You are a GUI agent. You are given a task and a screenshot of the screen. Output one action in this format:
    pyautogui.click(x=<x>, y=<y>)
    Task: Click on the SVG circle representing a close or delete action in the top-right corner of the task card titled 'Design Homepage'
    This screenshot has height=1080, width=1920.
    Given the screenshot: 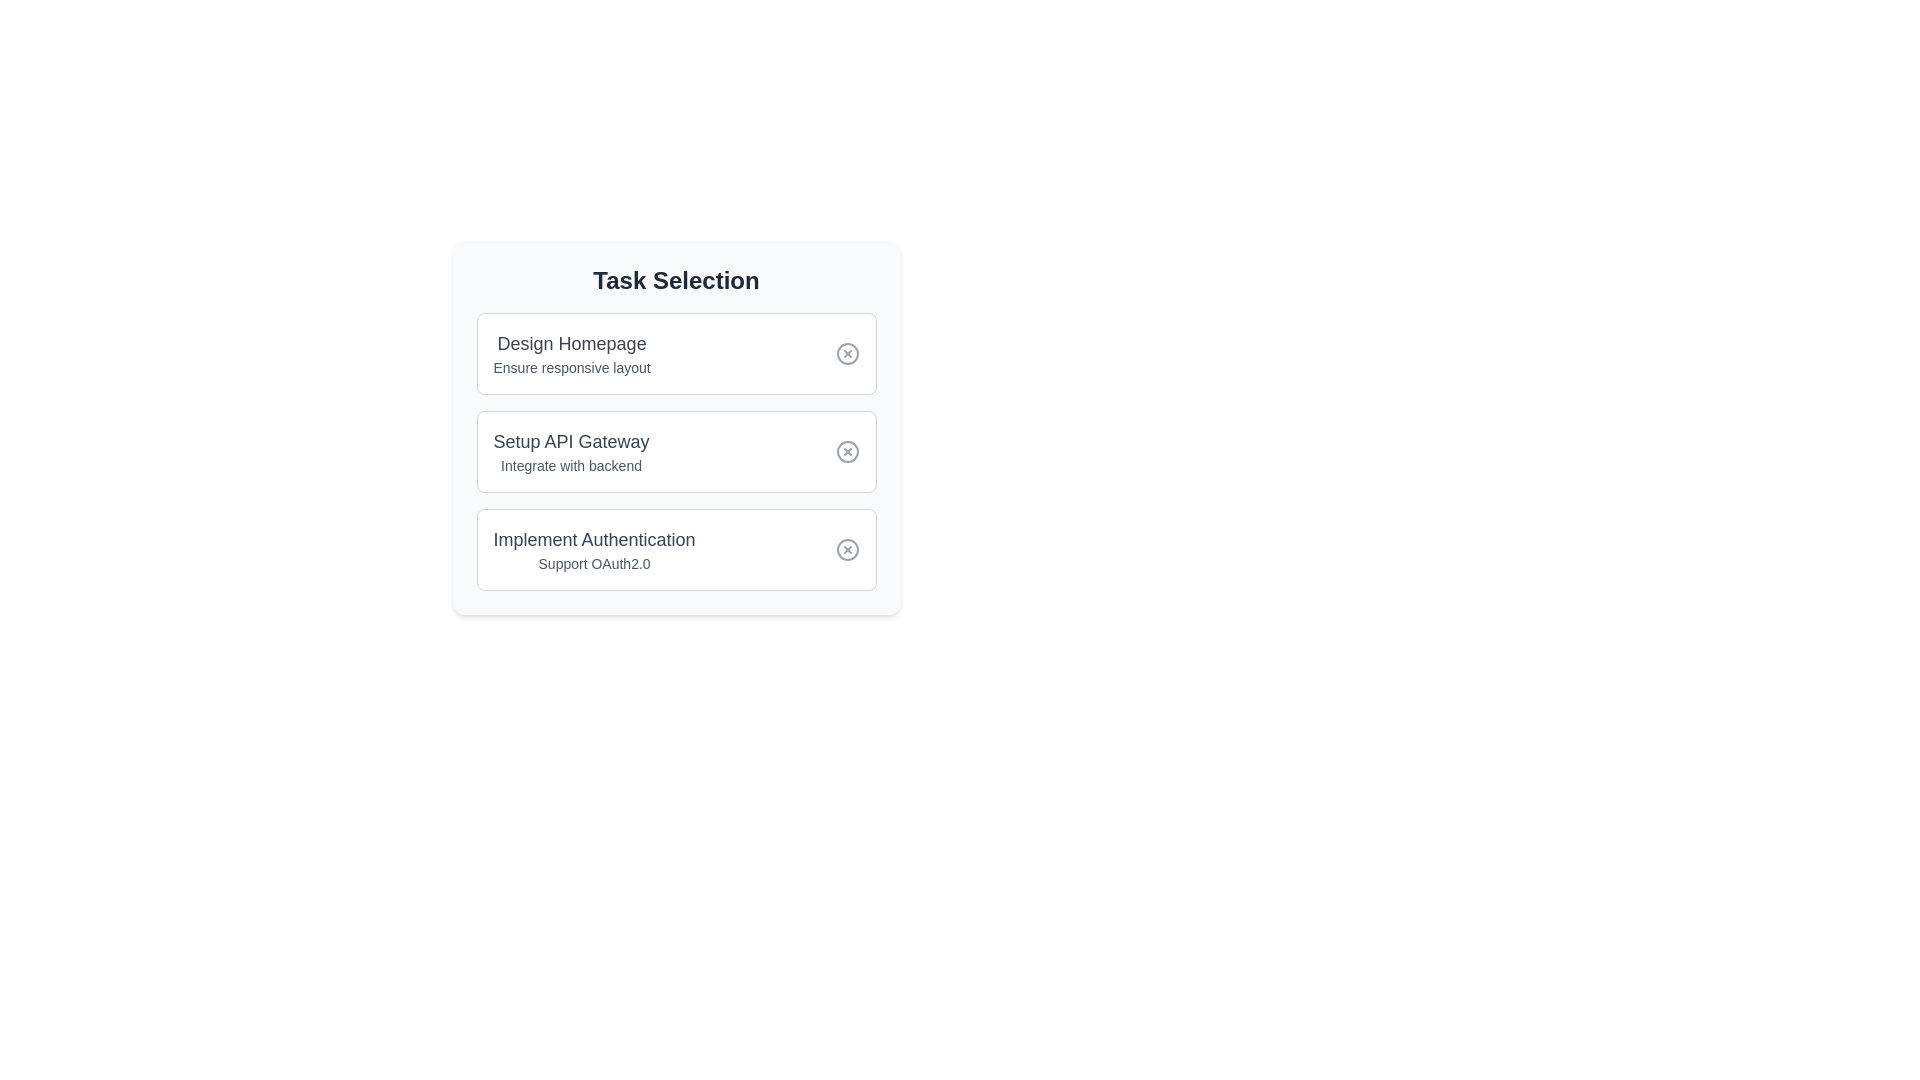 What is the action you would take?
    pyautogui.click(x=847, y=353)
    